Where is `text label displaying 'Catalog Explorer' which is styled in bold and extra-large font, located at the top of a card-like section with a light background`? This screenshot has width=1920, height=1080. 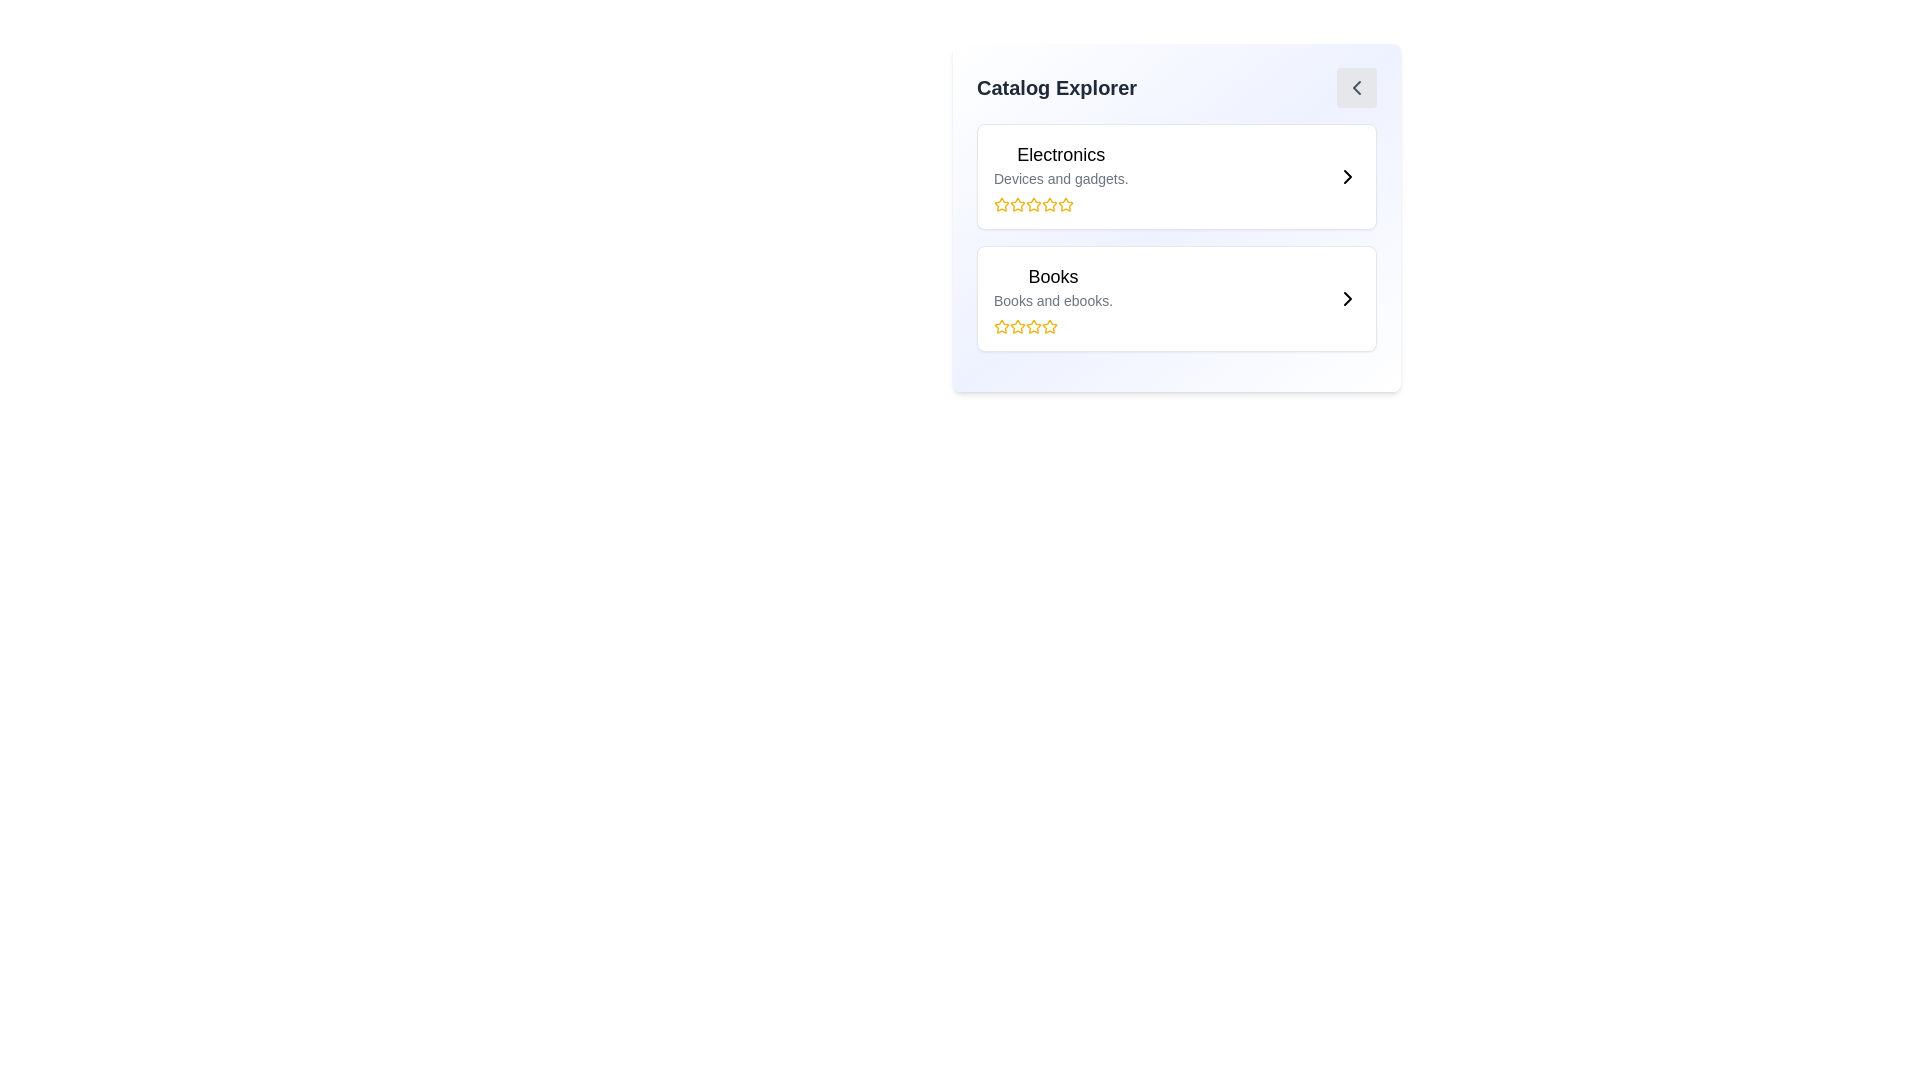 text label displaying 'Catalog Explorer' which is styled in bold and extra-large font, located at the top of a card-like section with a light background is located at coordinates (1055, 87).